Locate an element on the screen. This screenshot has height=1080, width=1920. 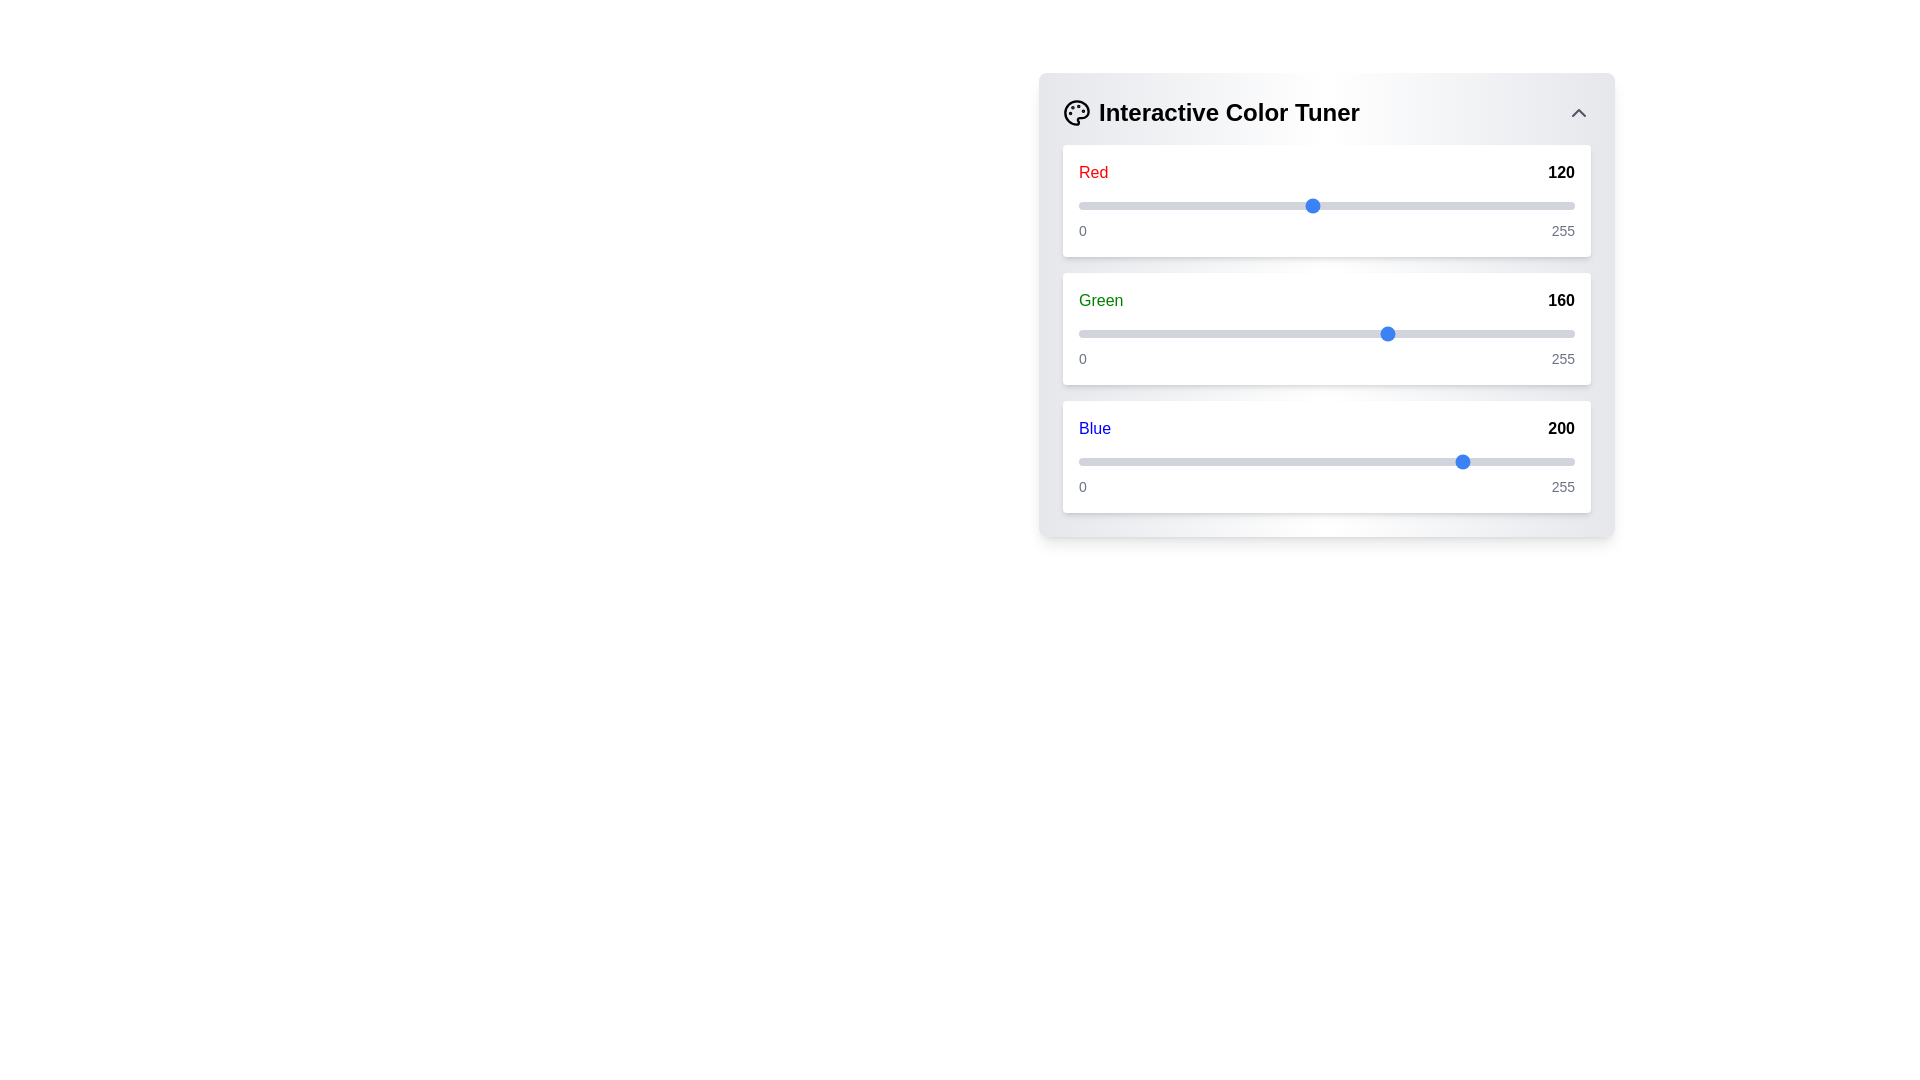
the Blue slider value is located at coordinates (1101, 462).